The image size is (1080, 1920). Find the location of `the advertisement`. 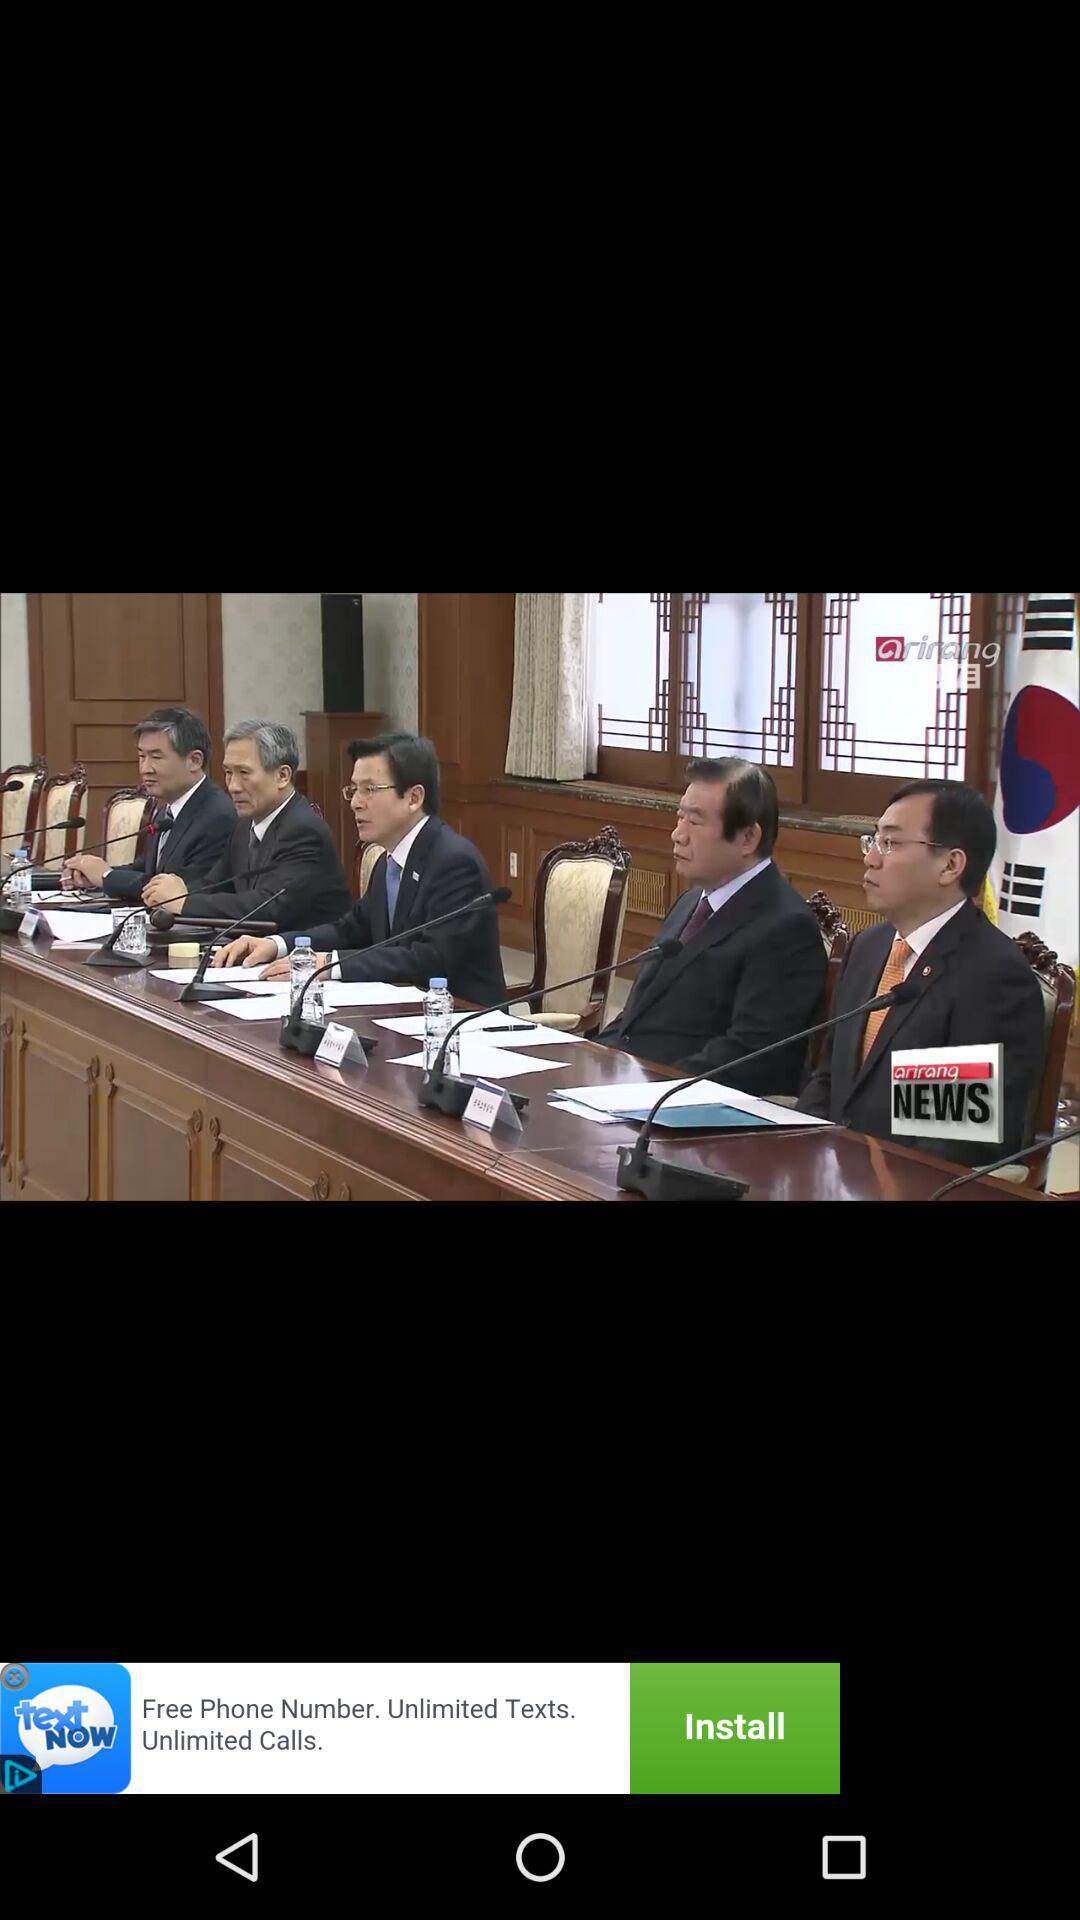

the advertisement is located at coordinates (419, 1727).